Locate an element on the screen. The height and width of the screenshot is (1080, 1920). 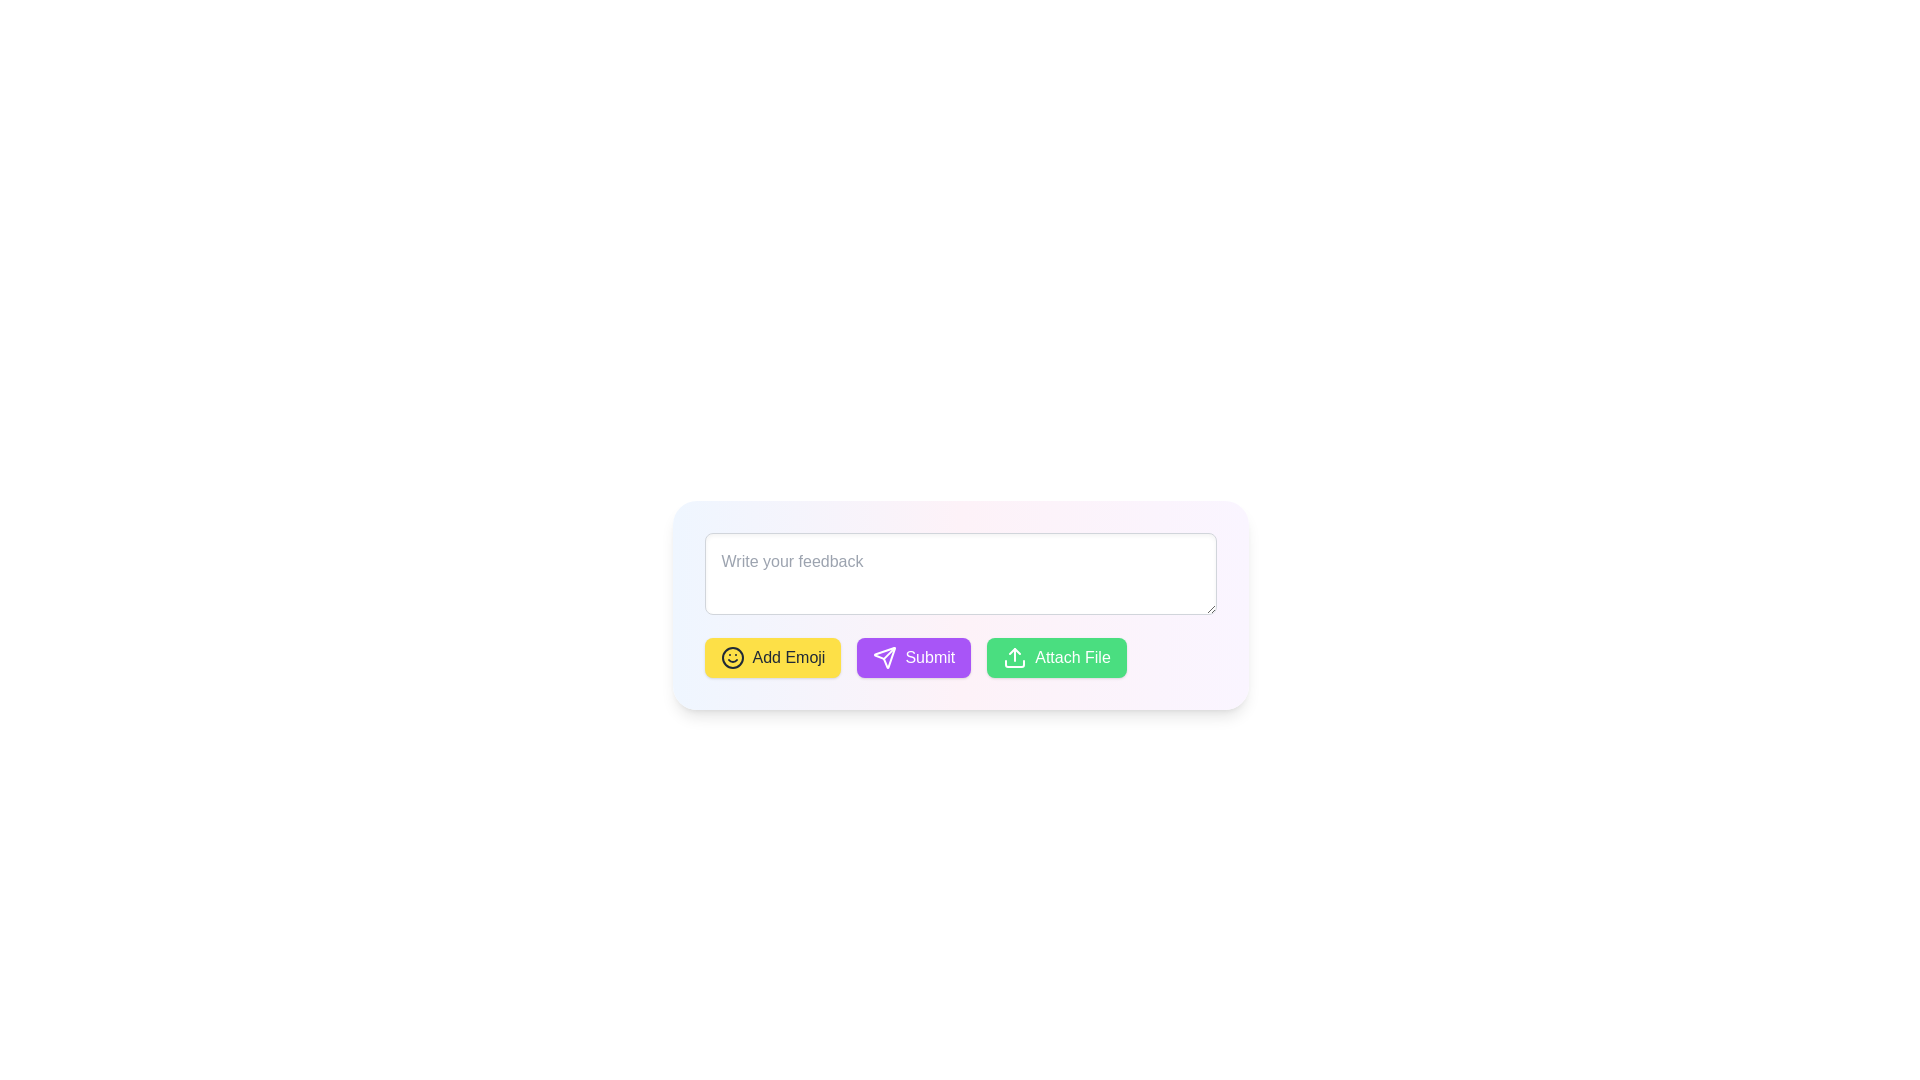
the 'Add Emoji' button, which is a yellow rectangular button with rounded corners located at the bottom left of the interface, to observe any tooltip or visual feedback is located at coordinates (771, 658).